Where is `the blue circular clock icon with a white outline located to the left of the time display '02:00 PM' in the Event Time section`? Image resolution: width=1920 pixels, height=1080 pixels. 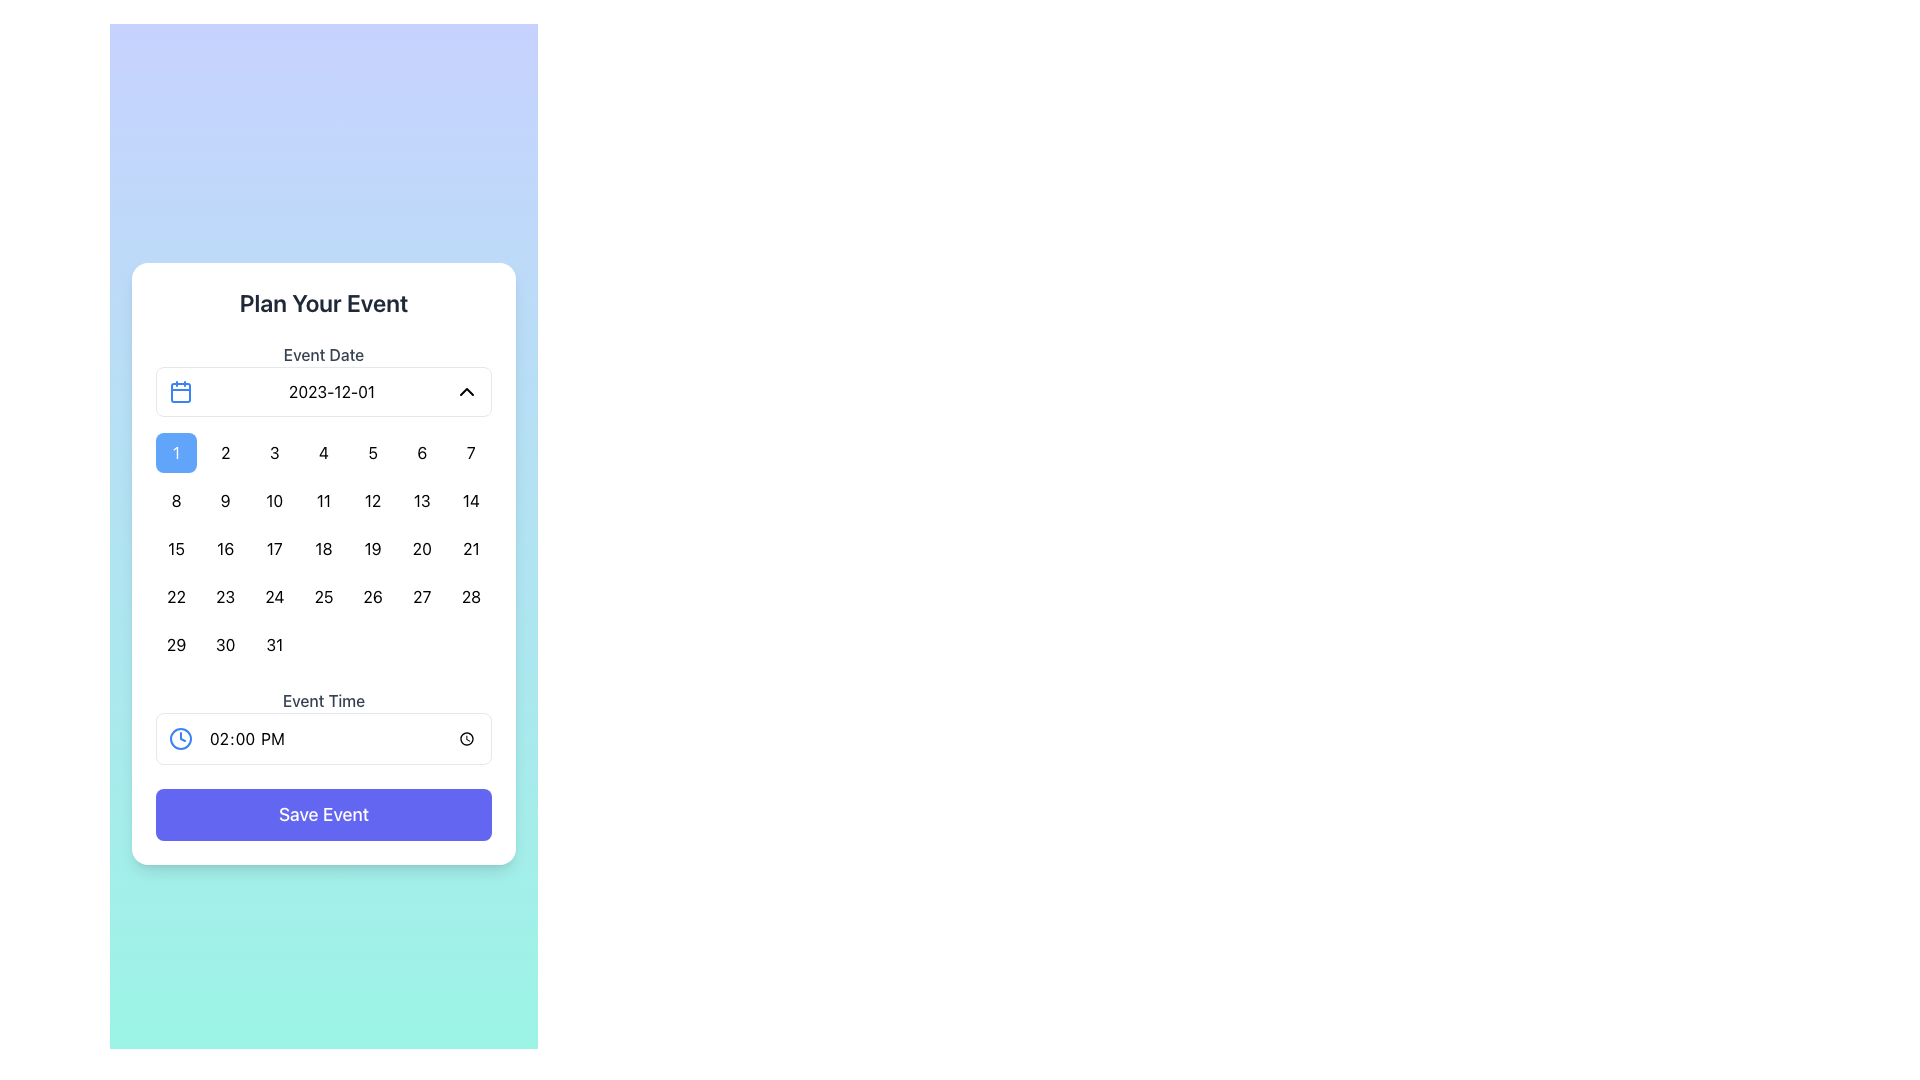
the blue circular clock icon with a white outline located to the left of the time display '02:00 PM' in the Event Time section is located at coordinates (181, 739).